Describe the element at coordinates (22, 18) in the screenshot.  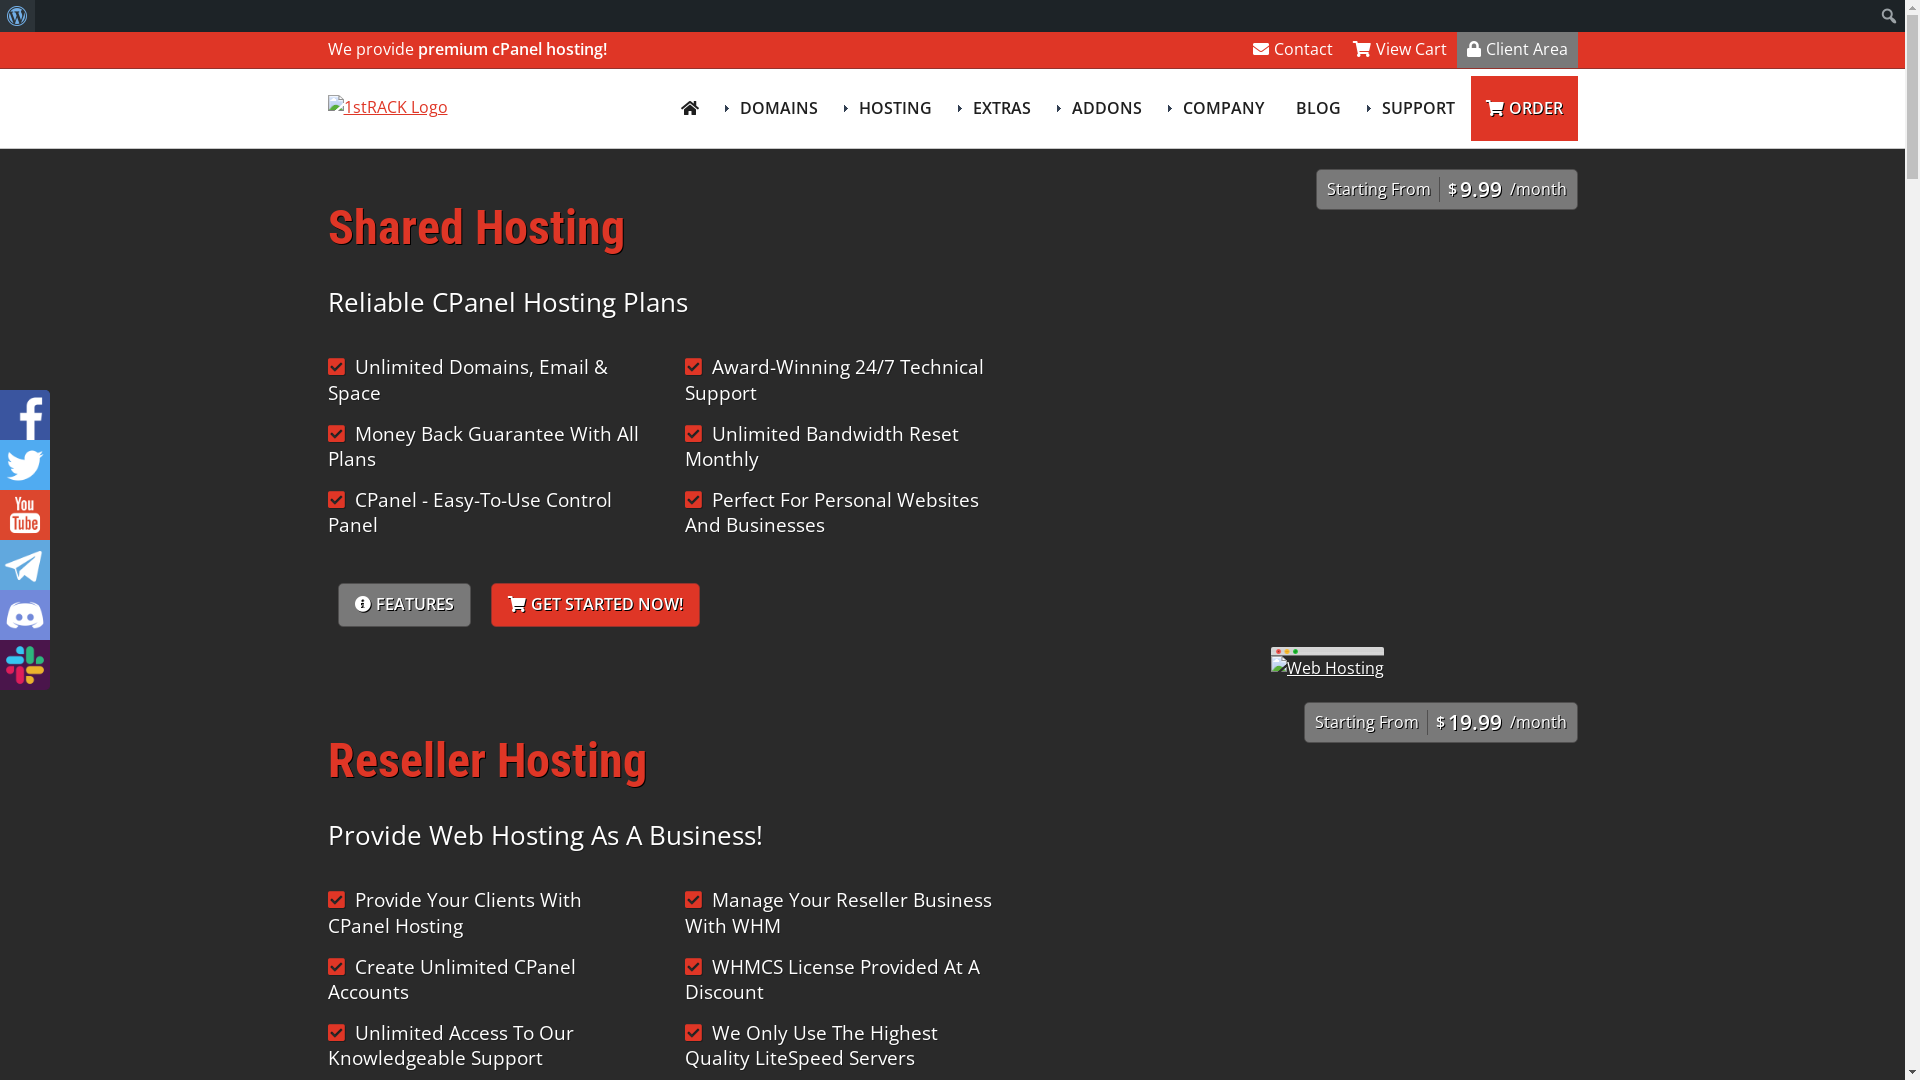
I see `'Search'` at that location.